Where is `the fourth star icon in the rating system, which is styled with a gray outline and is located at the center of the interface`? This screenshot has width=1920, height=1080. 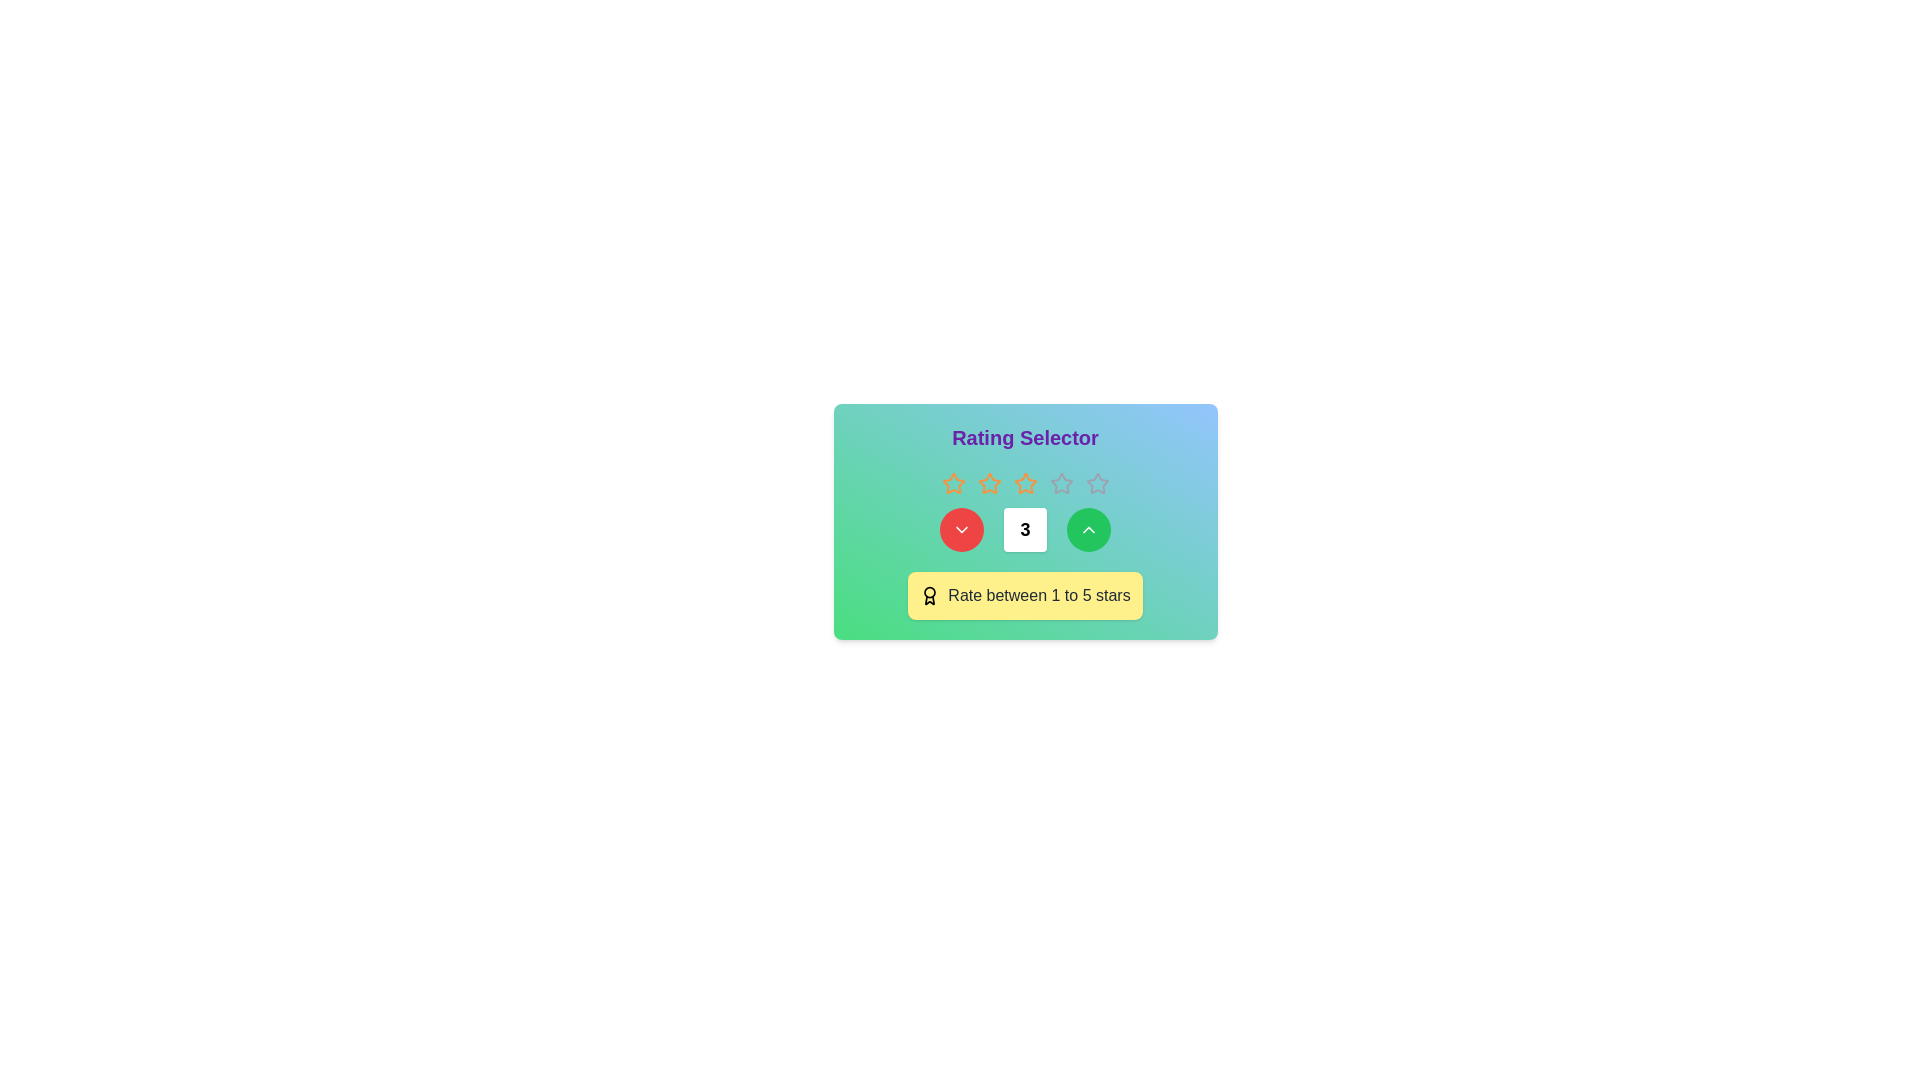 the fourth star icon in the rating system, which is styled with a gray outline and is located at the center of the interface is located at coordinates (1060, 483).